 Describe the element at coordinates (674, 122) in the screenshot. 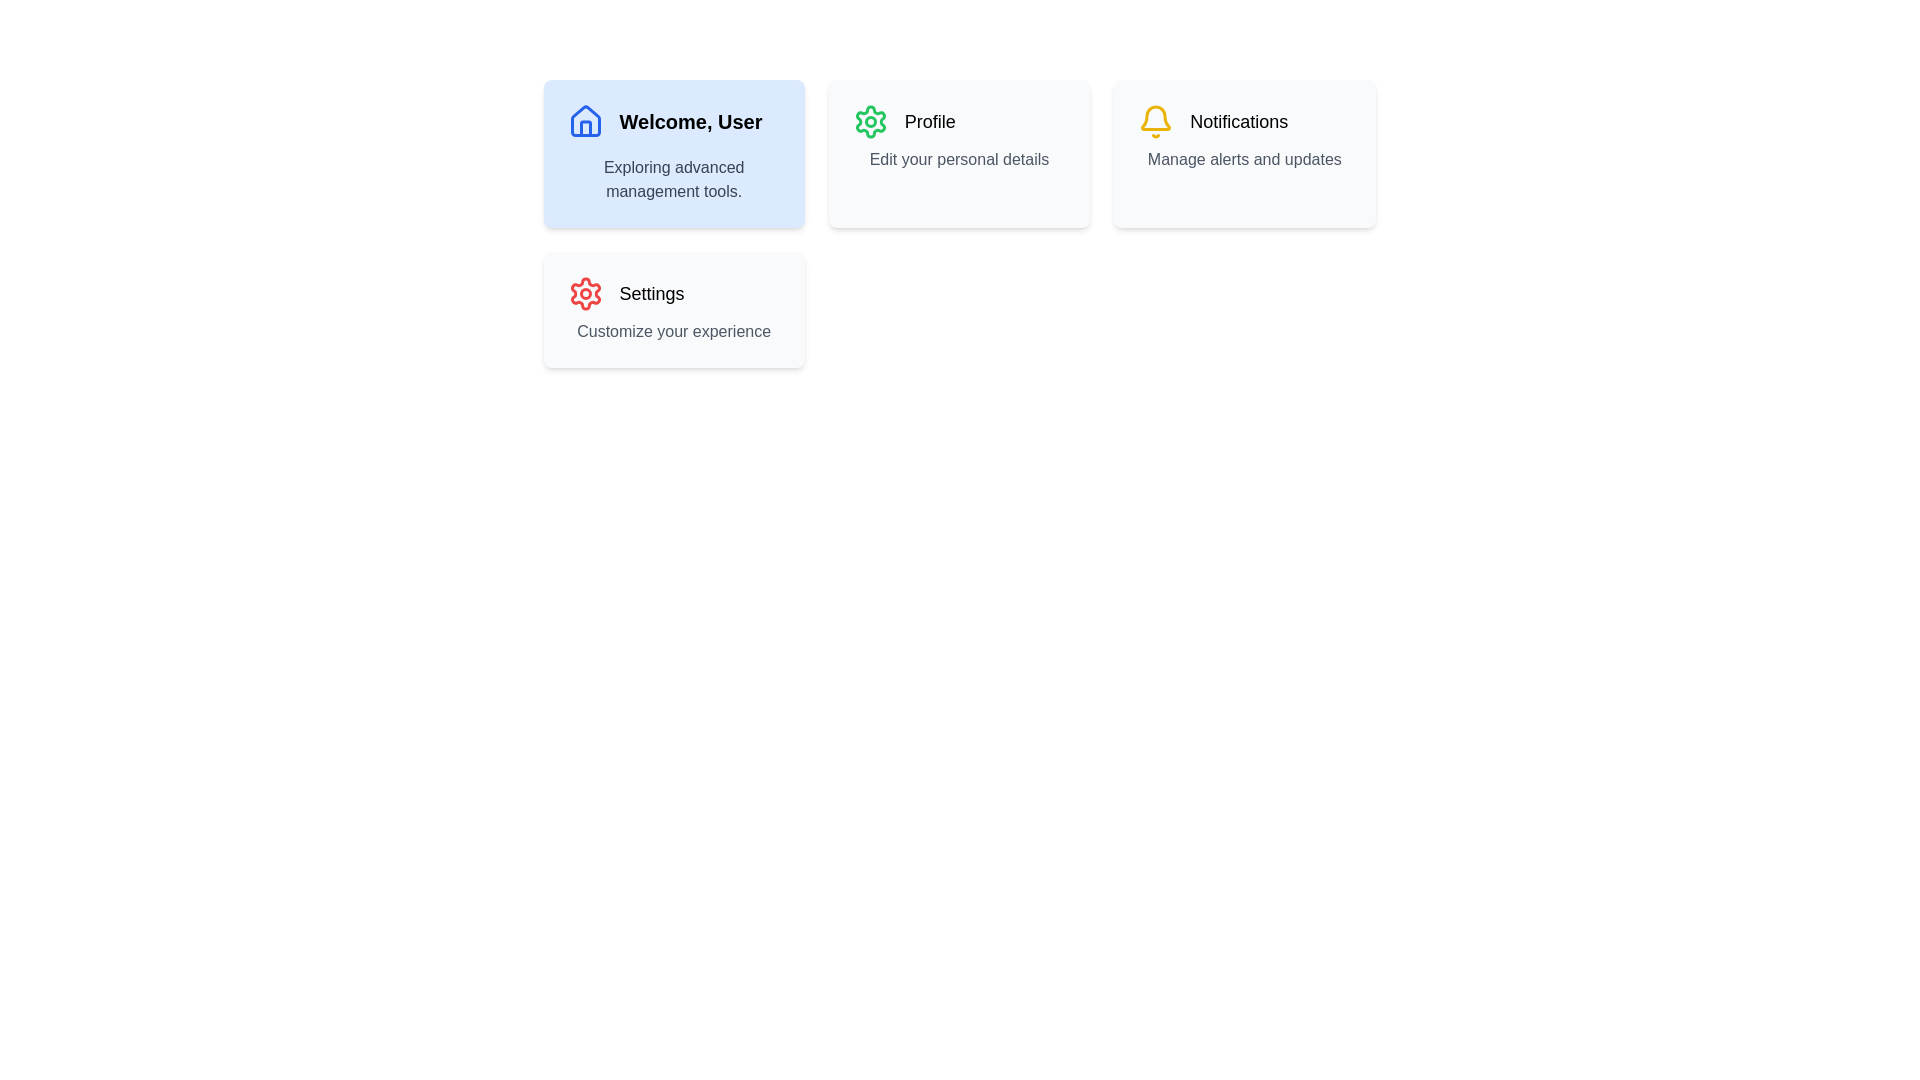

I see `the Text Header with Icon that features a house icon and the text 'Welcome, User' at the top of the card` at that location.